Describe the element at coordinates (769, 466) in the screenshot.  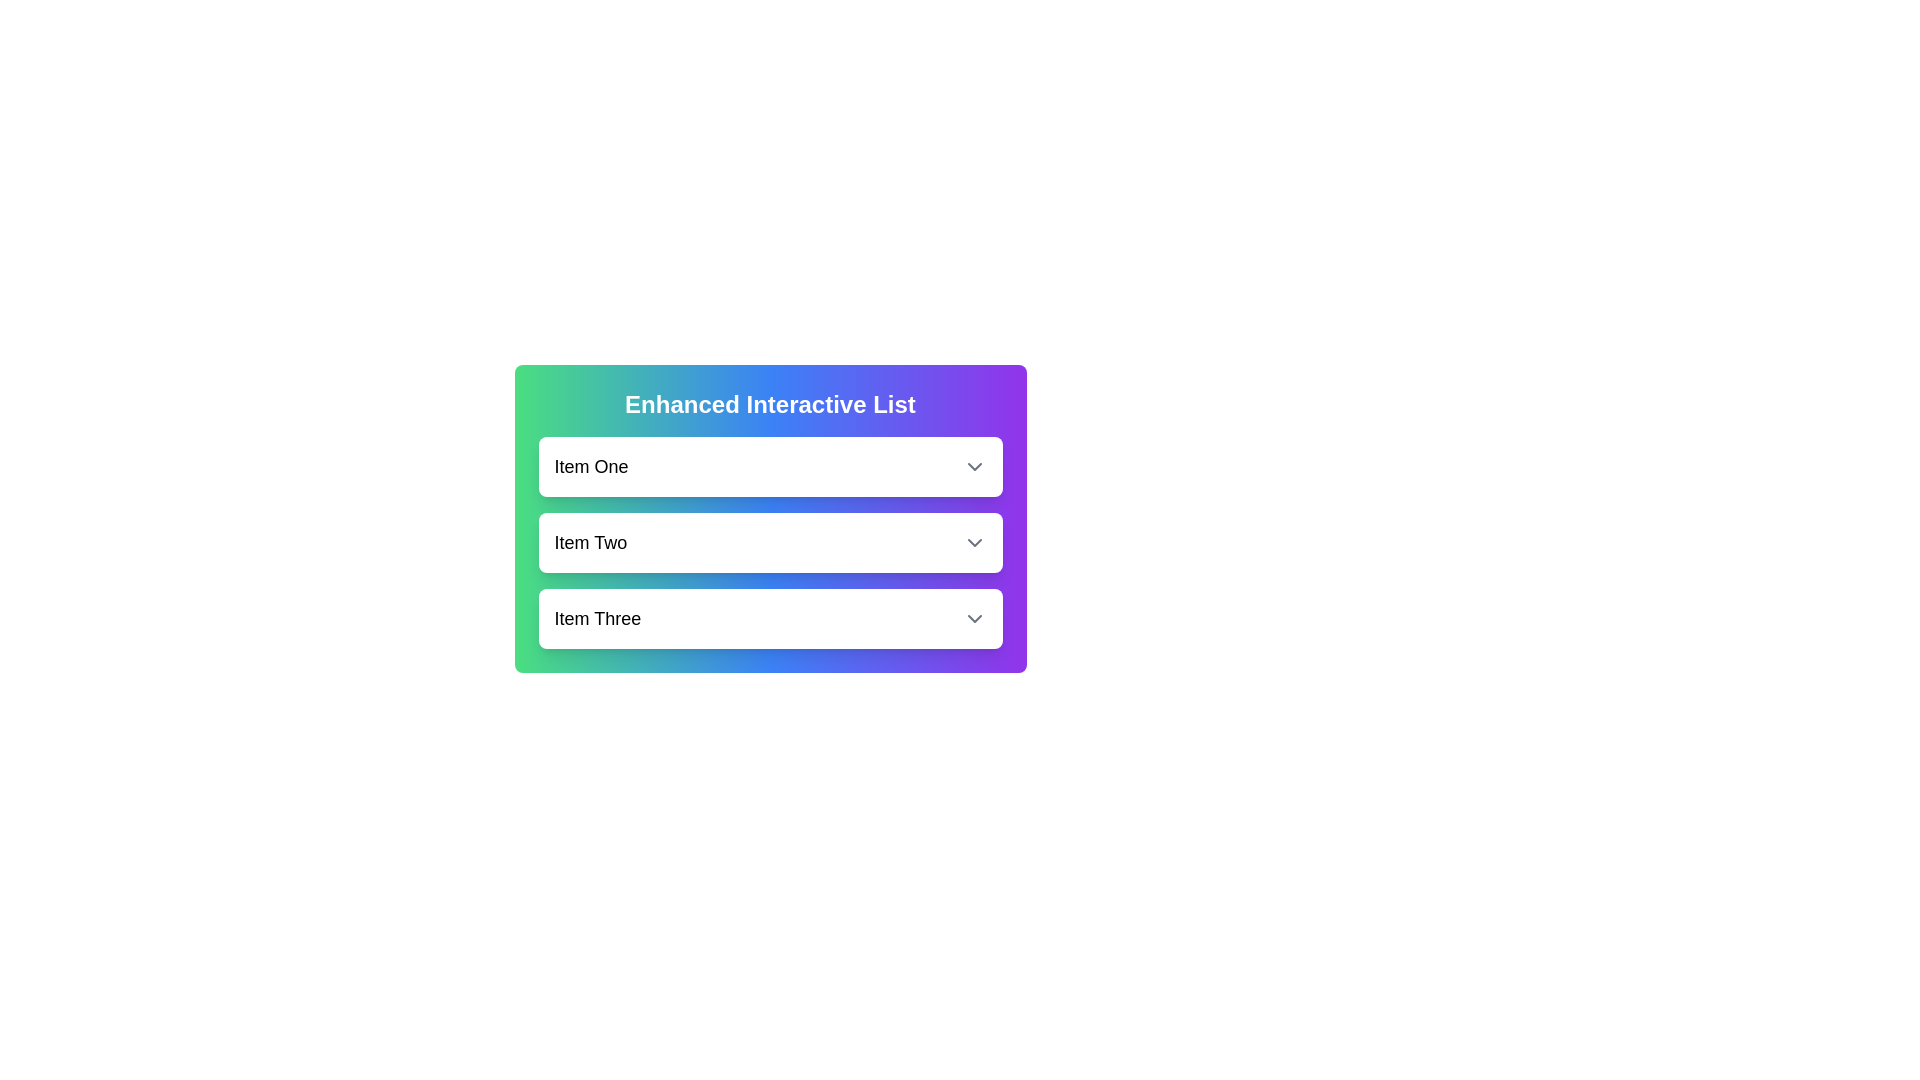
I see `the dropdown list item labeled 'Item One'` at that location.